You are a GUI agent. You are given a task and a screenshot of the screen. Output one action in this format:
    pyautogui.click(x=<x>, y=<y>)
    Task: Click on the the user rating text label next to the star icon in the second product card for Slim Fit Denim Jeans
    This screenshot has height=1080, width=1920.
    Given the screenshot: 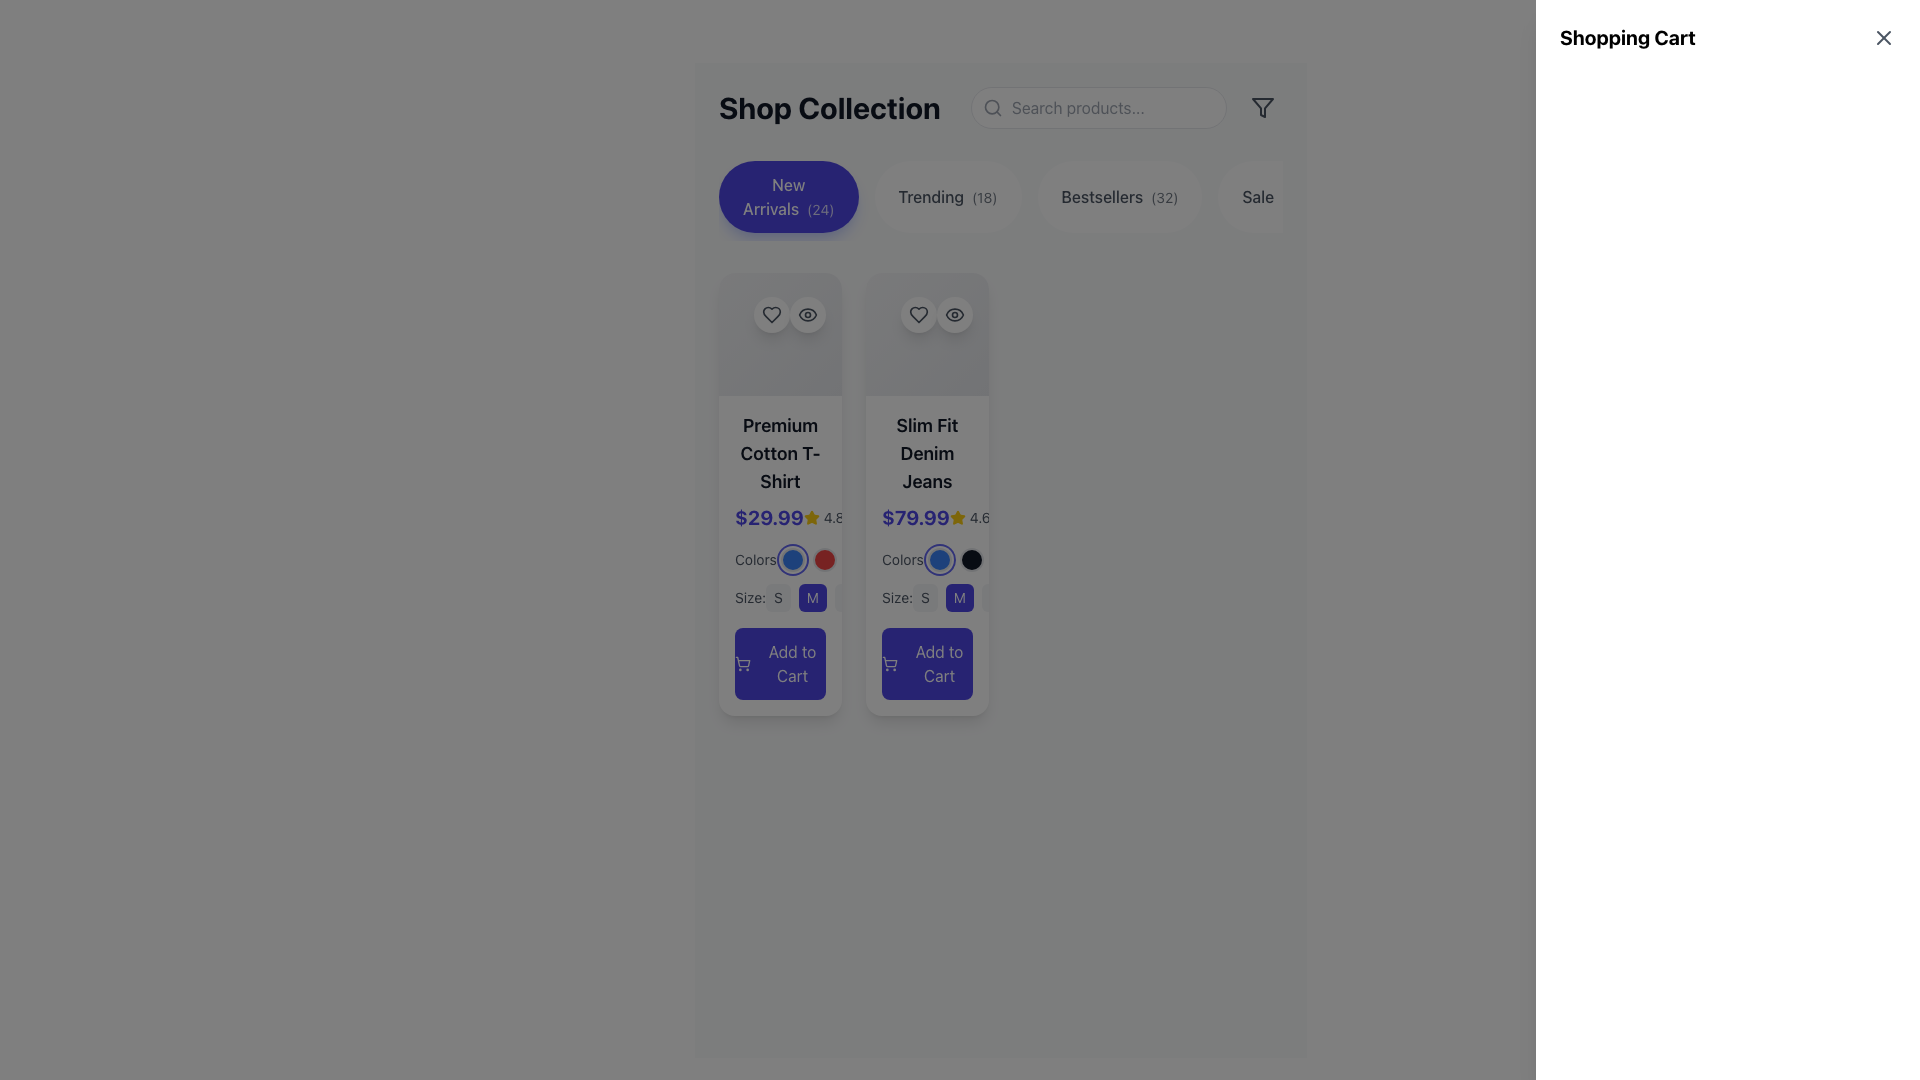 What is the action you would take?
    pyautogui.click(x=980, y=516)
    